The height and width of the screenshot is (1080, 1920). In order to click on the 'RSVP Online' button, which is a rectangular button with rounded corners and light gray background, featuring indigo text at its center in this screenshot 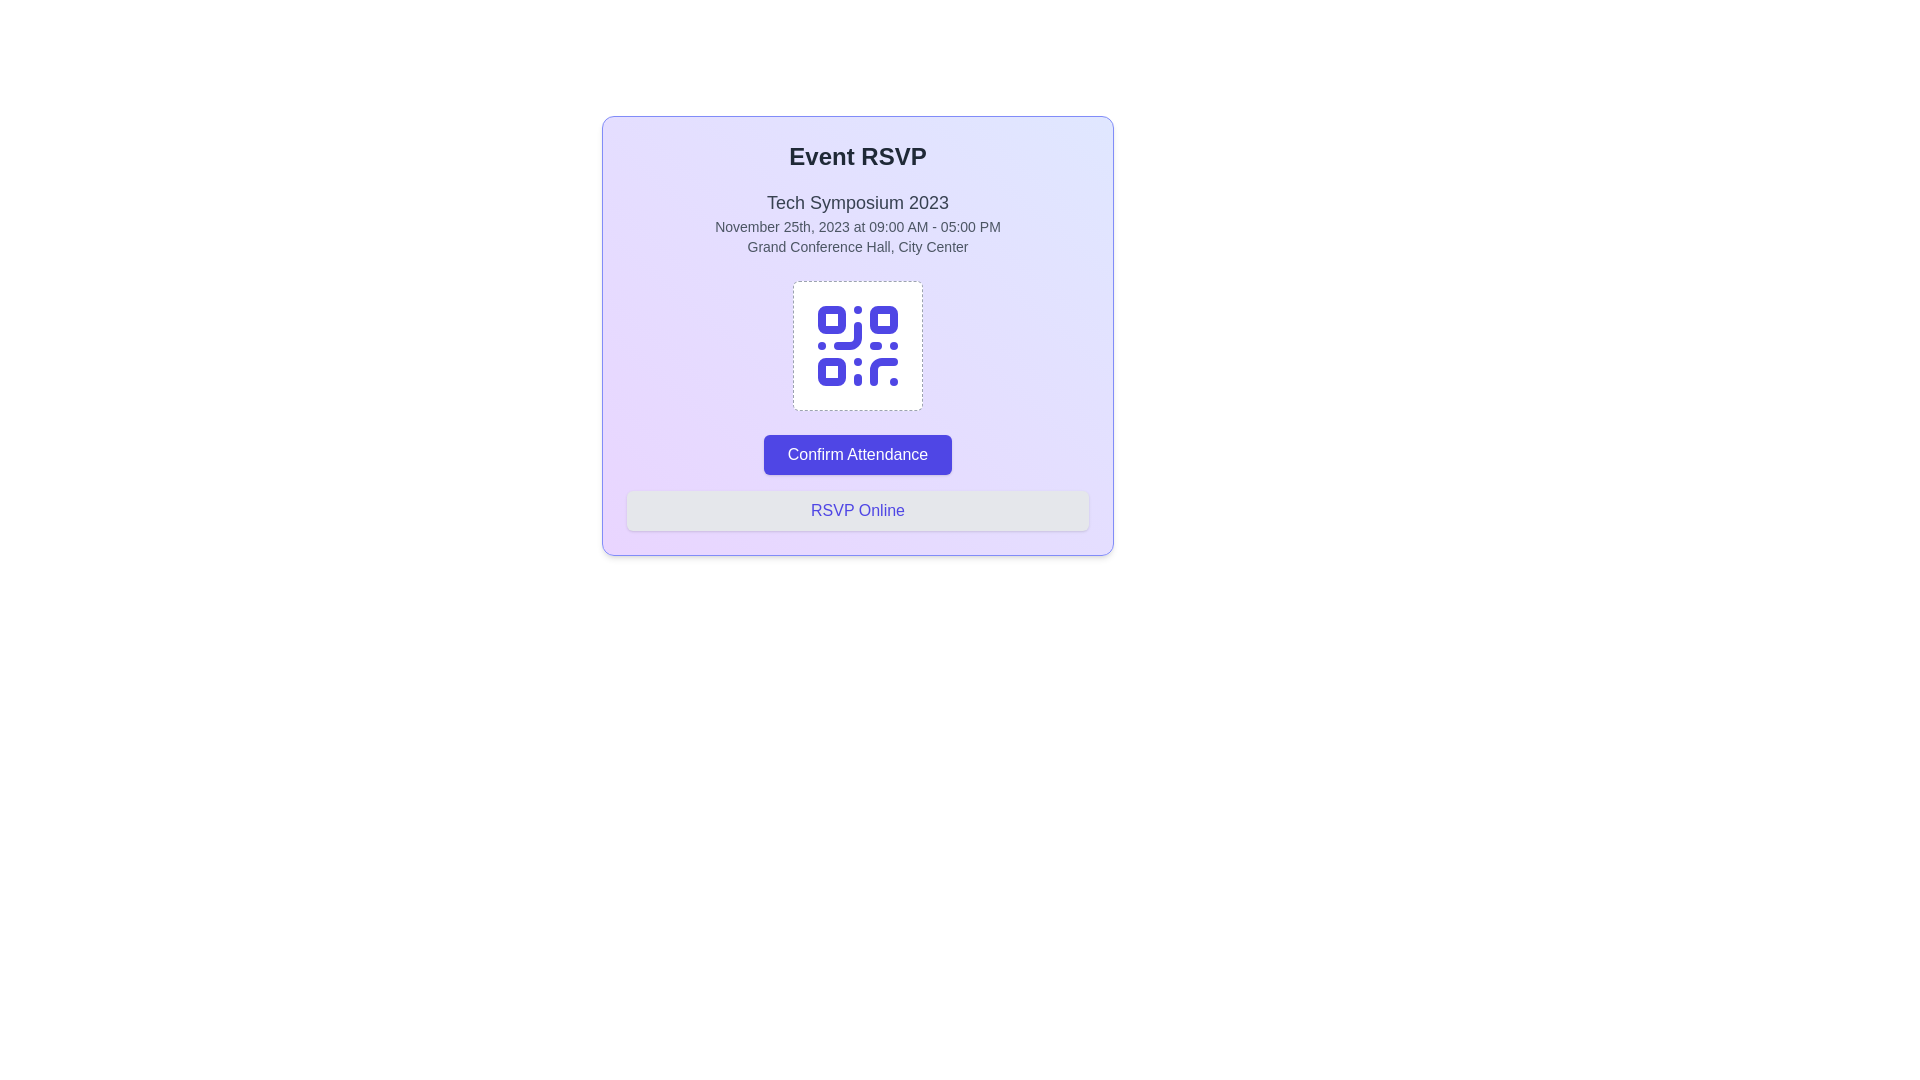, I will do `click(858, 509)`.